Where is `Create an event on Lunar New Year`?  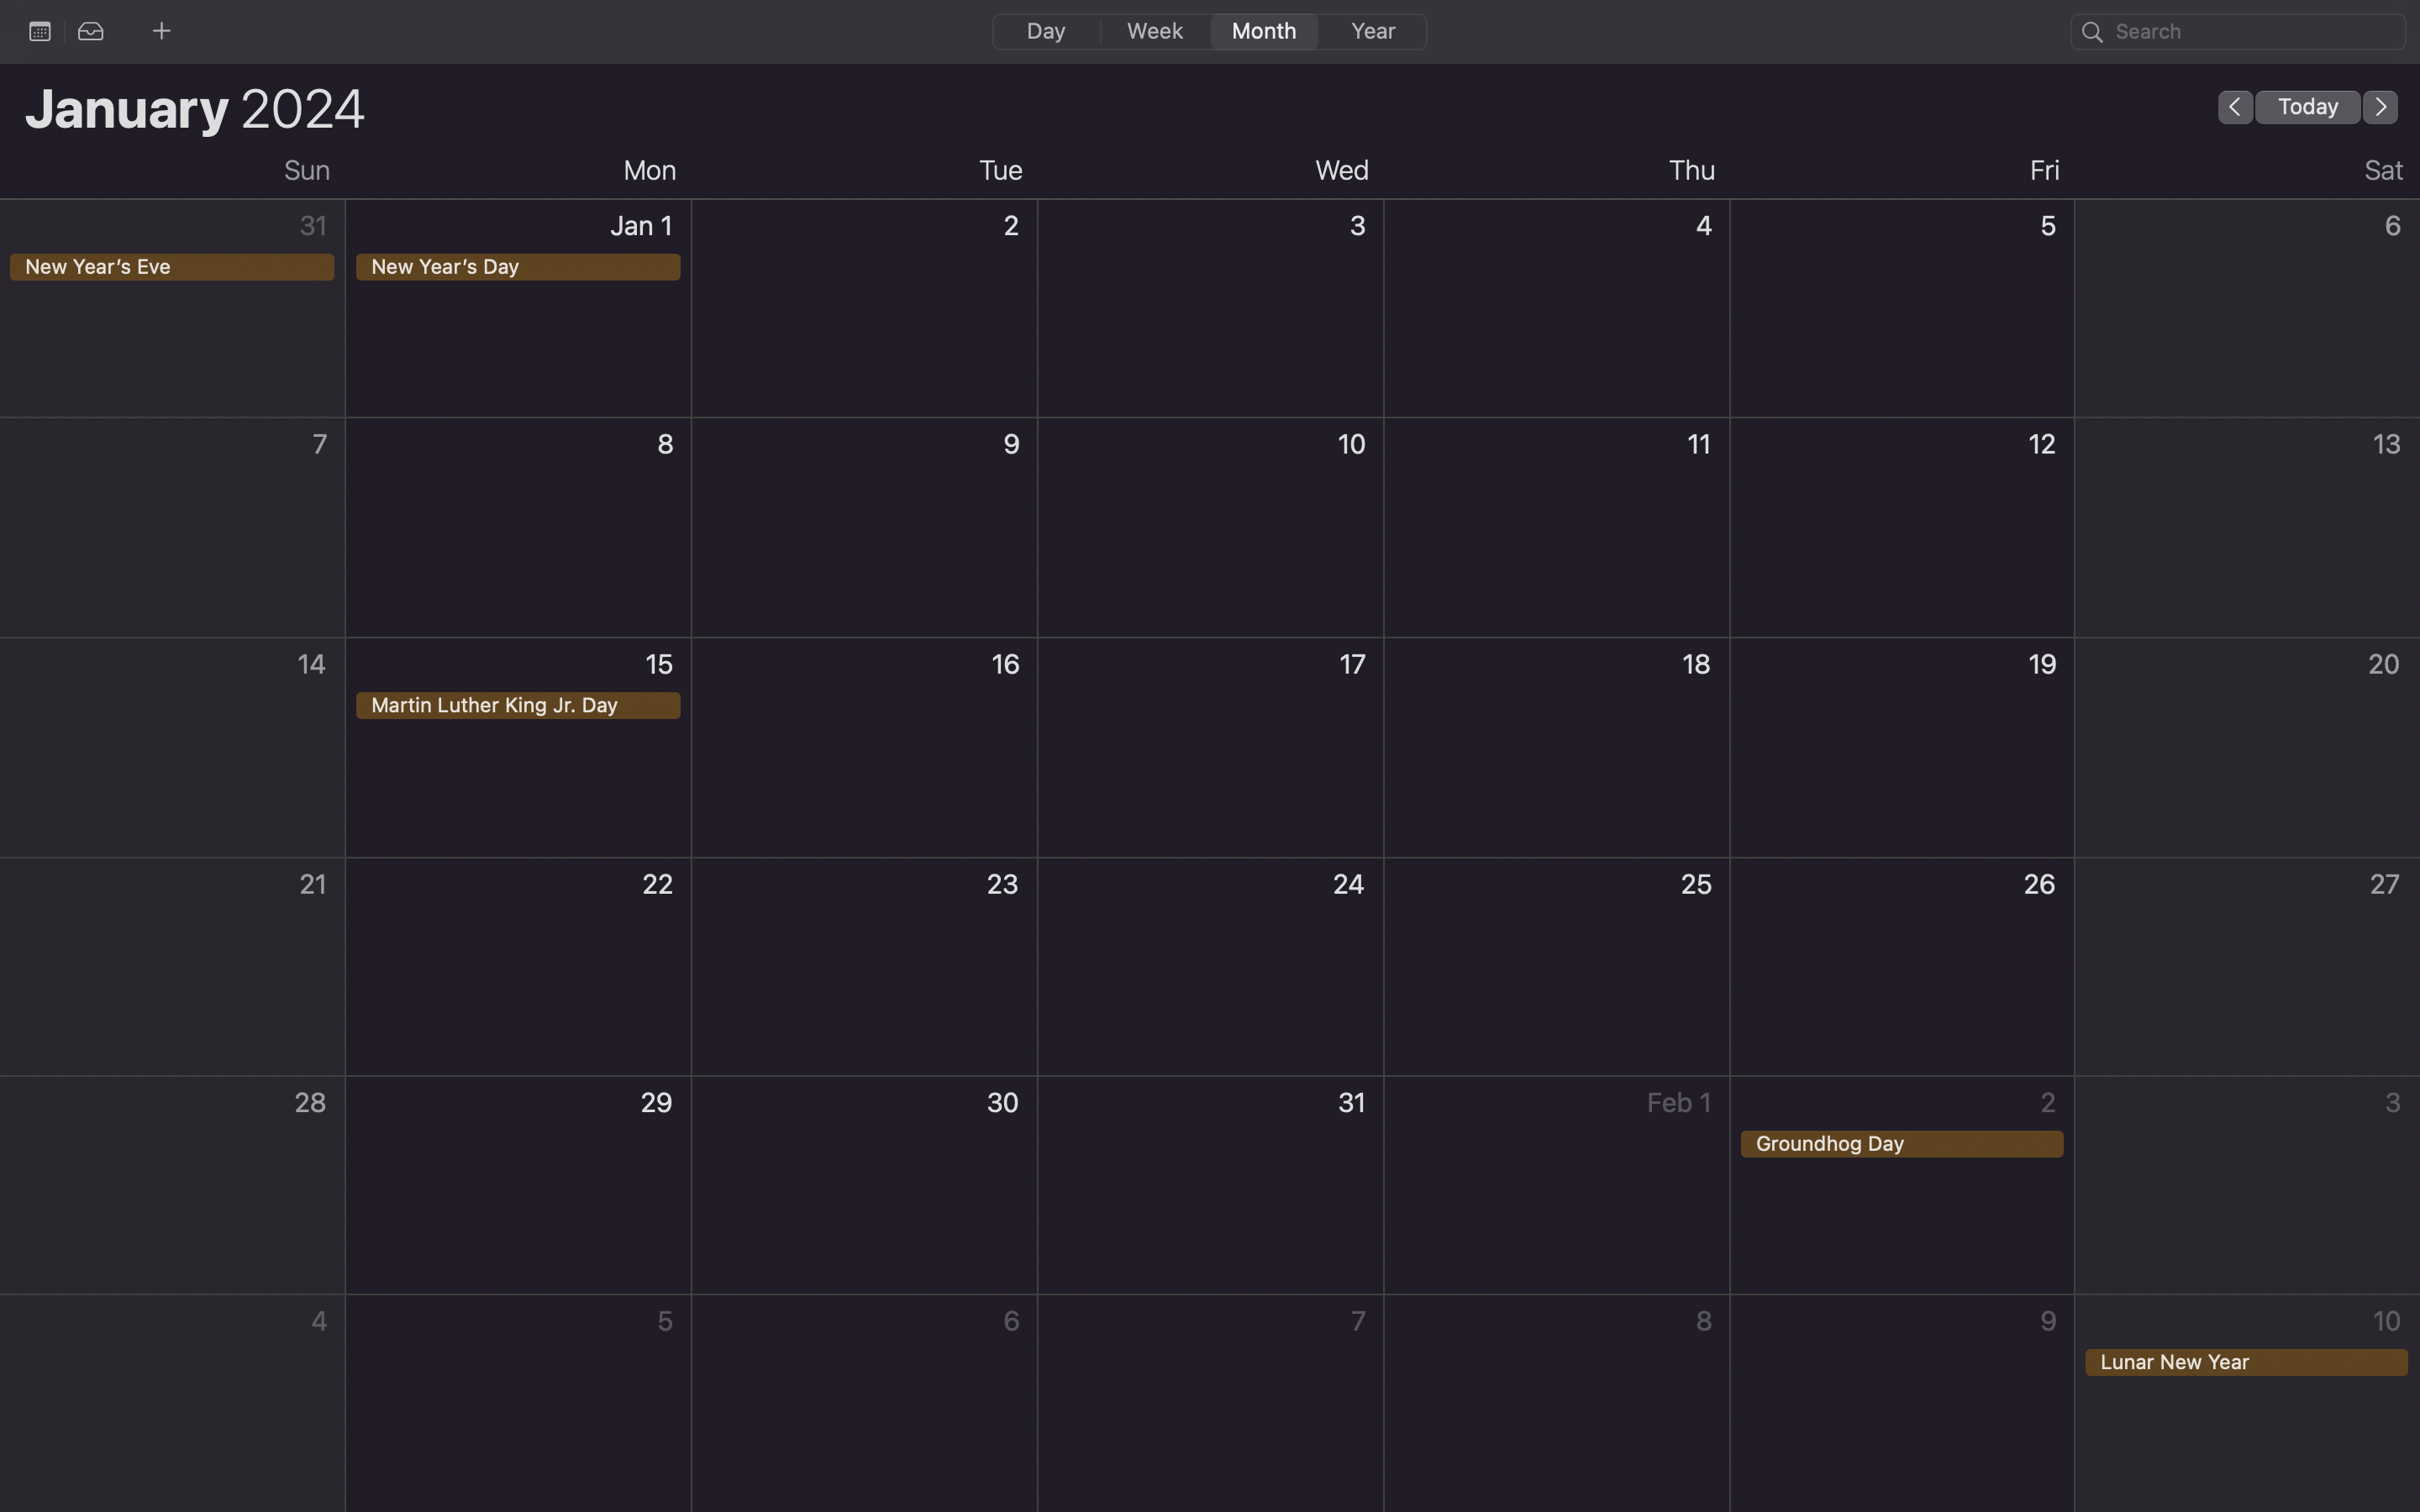 Create an event on Lunar New Year is located at coordinates (2247, 1399).